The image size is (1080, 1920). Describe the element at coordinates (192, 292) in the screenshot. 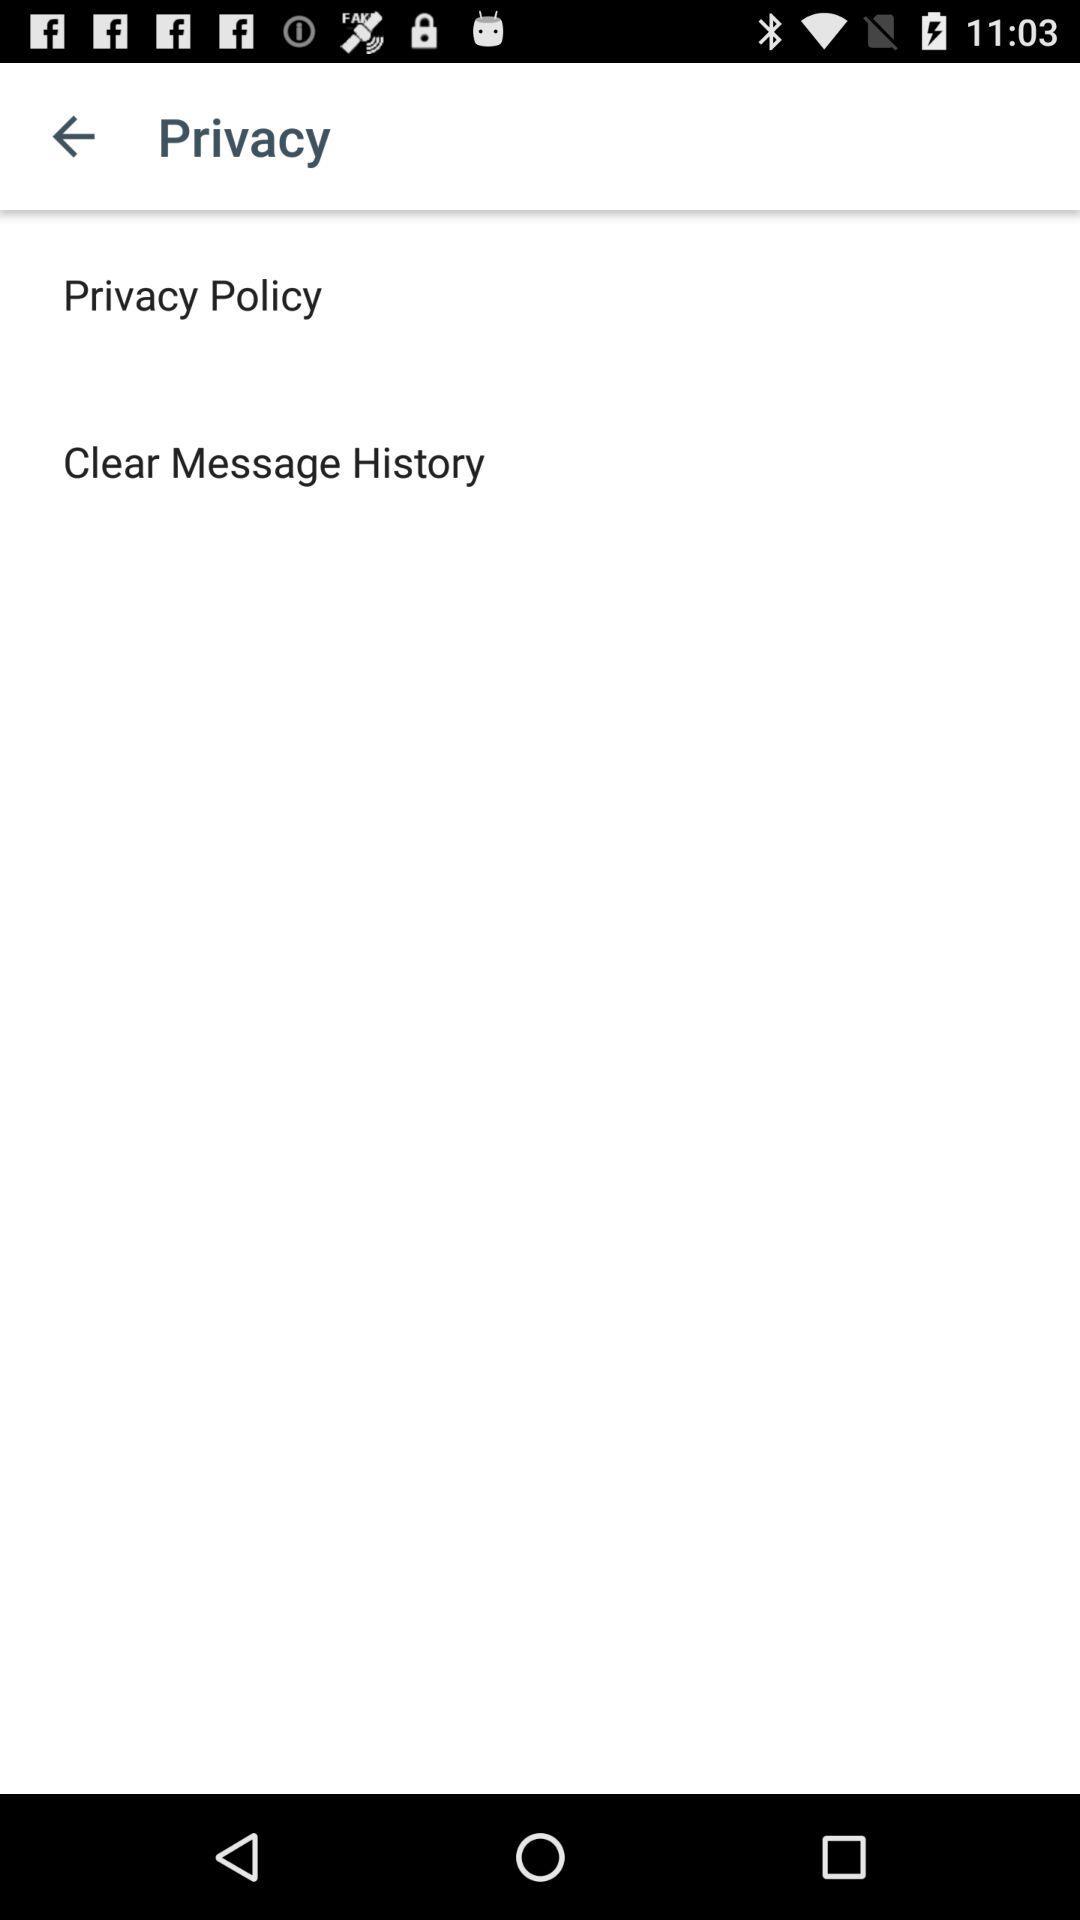

I see `privacy policy item` at that location.